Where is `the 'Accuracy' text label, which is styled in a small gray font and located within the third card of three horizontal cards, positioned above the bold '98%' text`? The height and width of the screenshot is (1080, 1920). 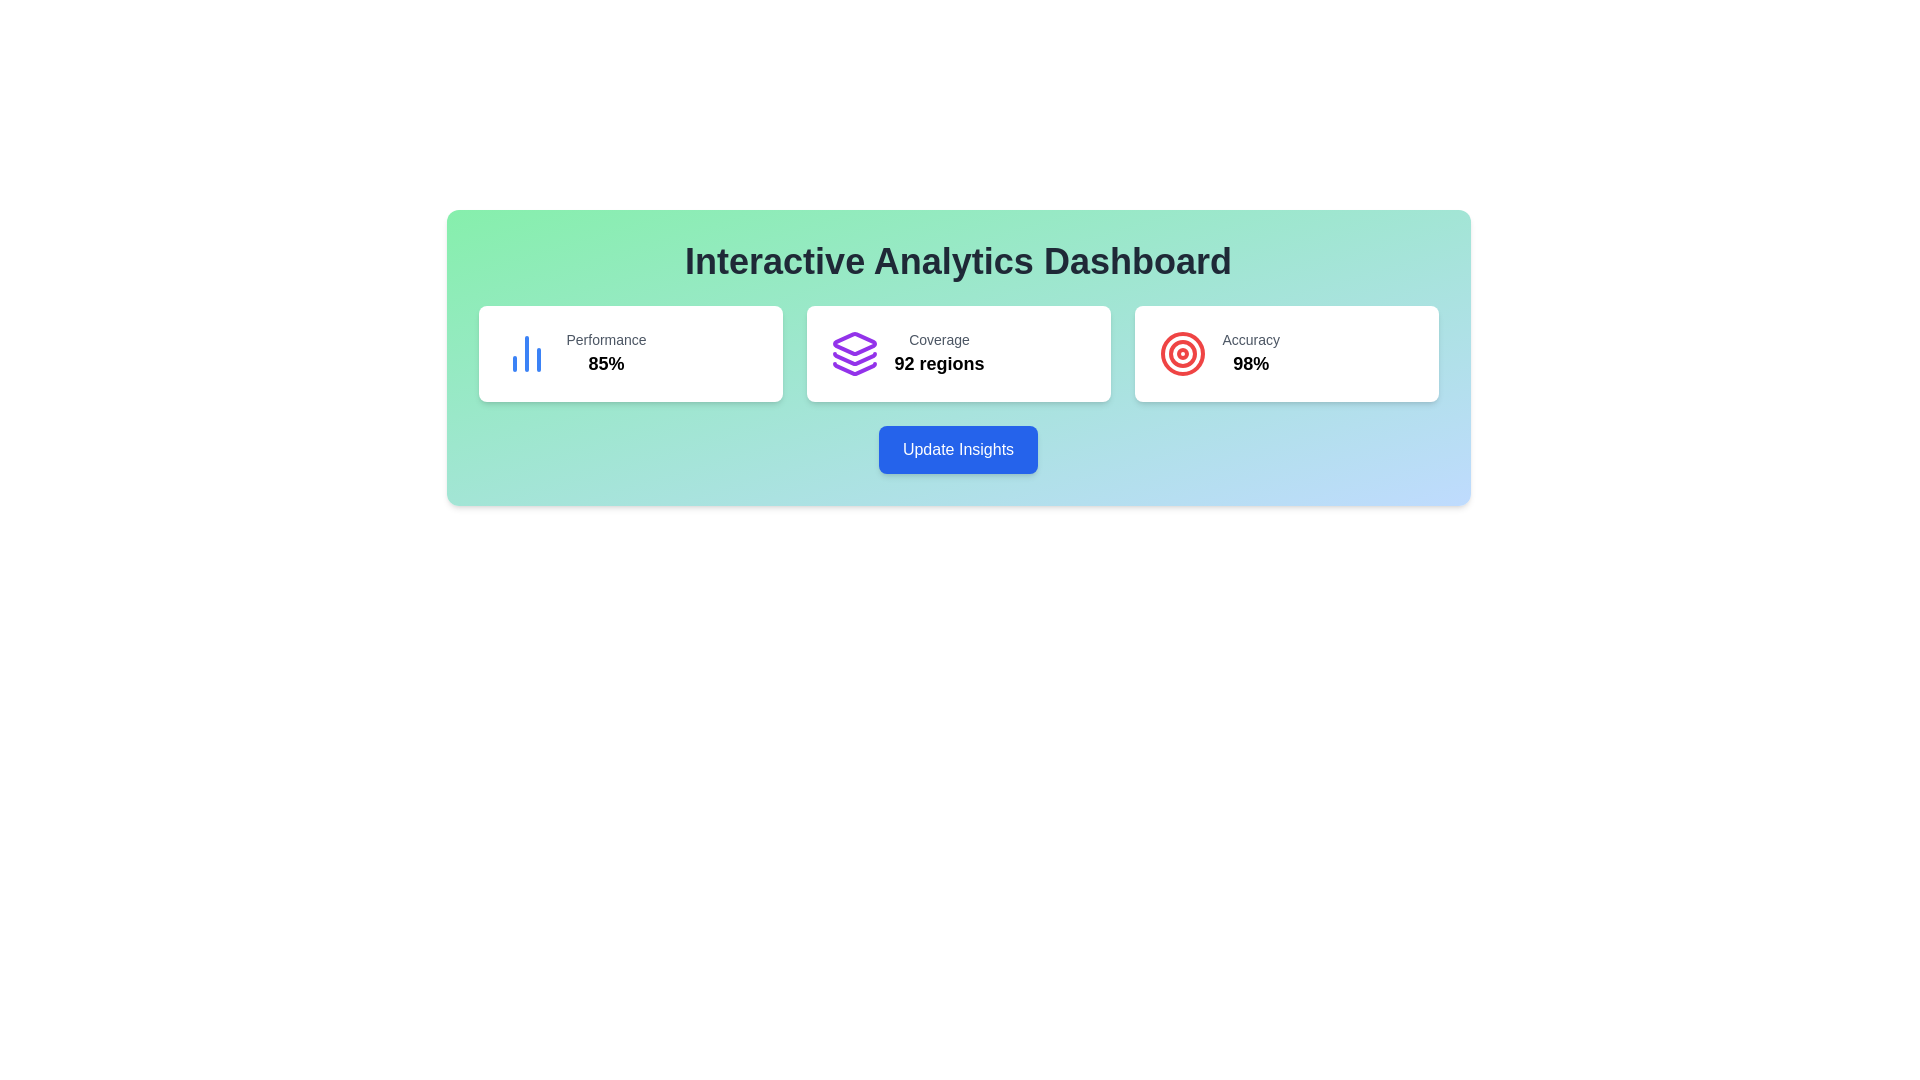 the 'Accuracy' text label, which is styled in a small gray font and located within the third card of three horizontal cards, positioned above the bold '98%' text is located at coordinates (1250, 338).